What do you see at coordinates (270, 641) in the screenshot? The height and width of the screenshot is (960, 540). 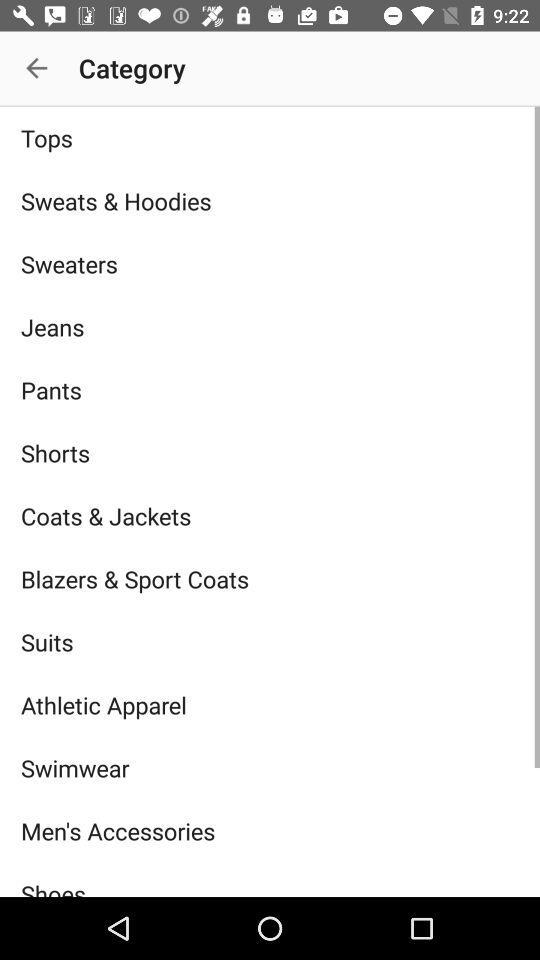 I see `item above the athletic apparel` at bounding box center [270, 641].